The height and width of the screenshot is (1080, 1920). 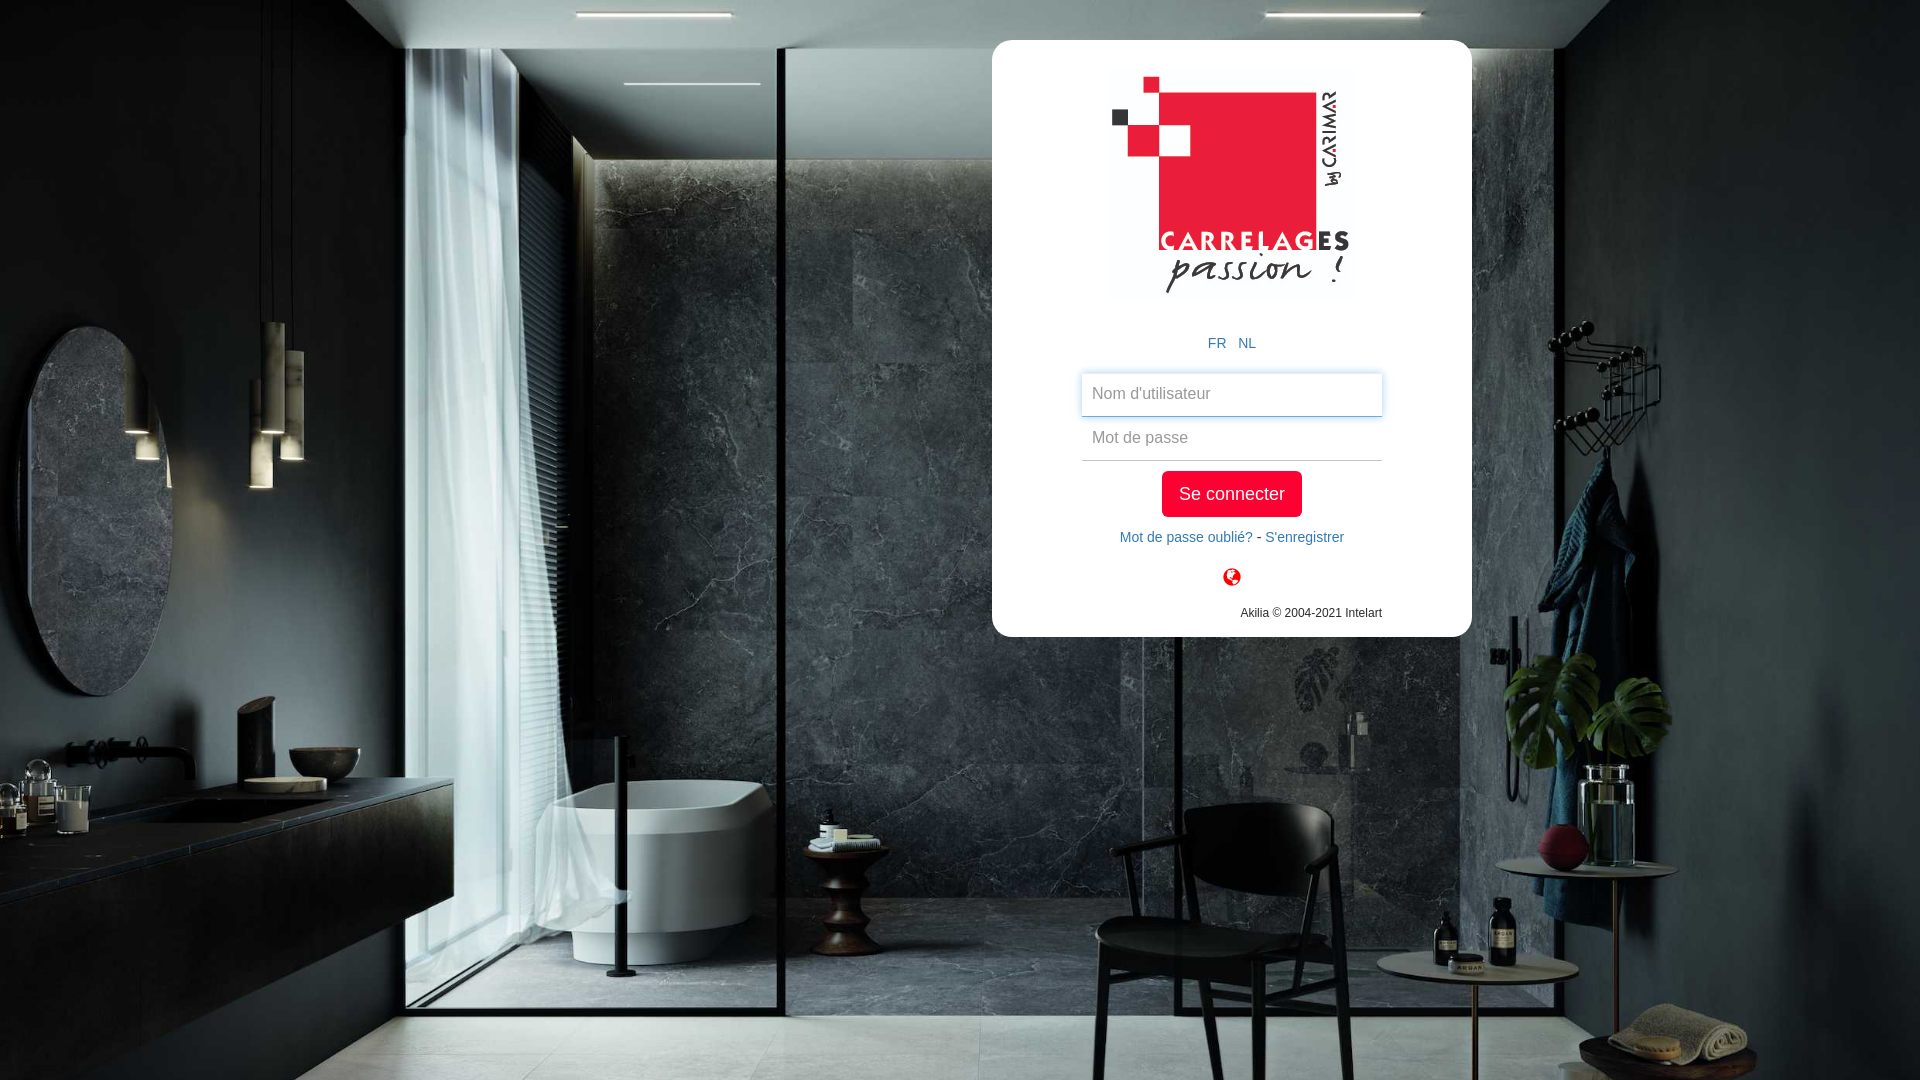 What do you see at coordinates (1231, 493) in the screenshot?
I see `'Se connecter'` at bounding box center [1231, 493].